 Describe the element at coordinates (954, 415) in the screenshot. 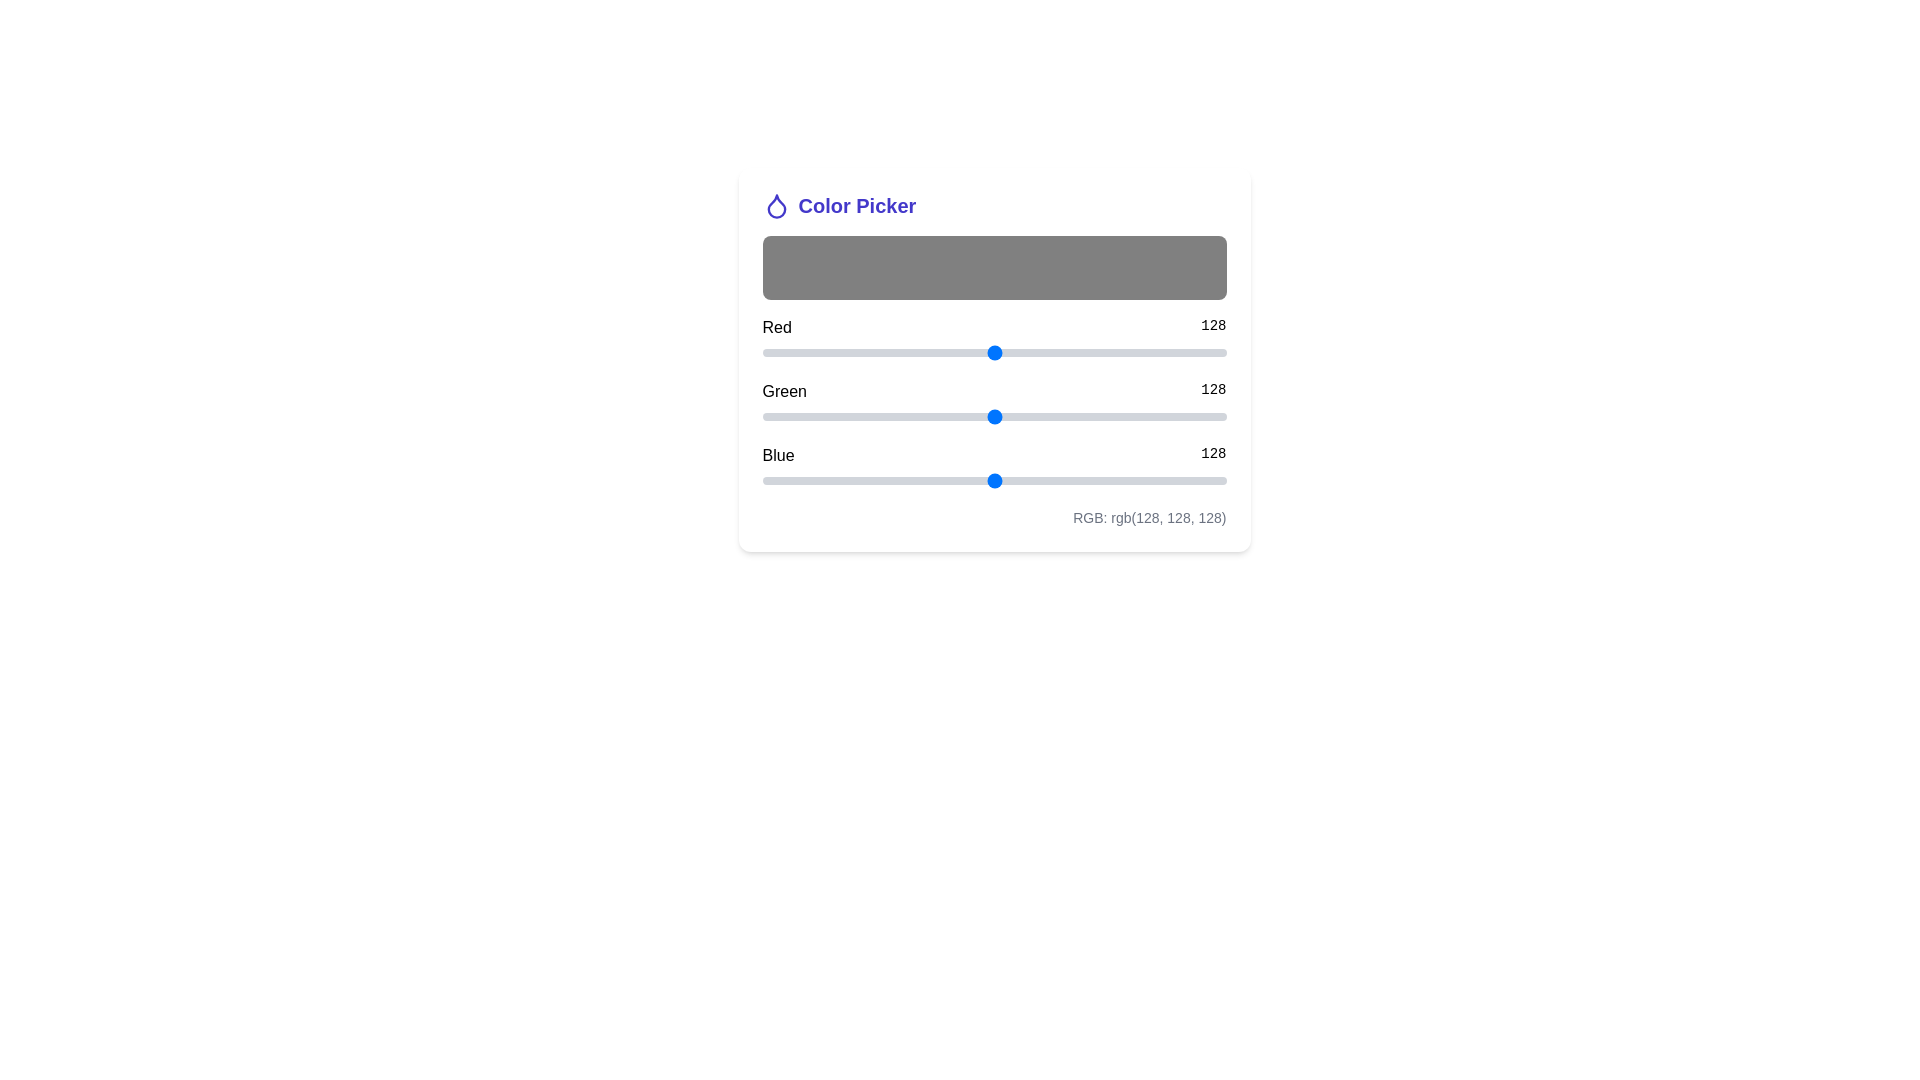

I see `the Green slider to set the green component to 106` at that location.